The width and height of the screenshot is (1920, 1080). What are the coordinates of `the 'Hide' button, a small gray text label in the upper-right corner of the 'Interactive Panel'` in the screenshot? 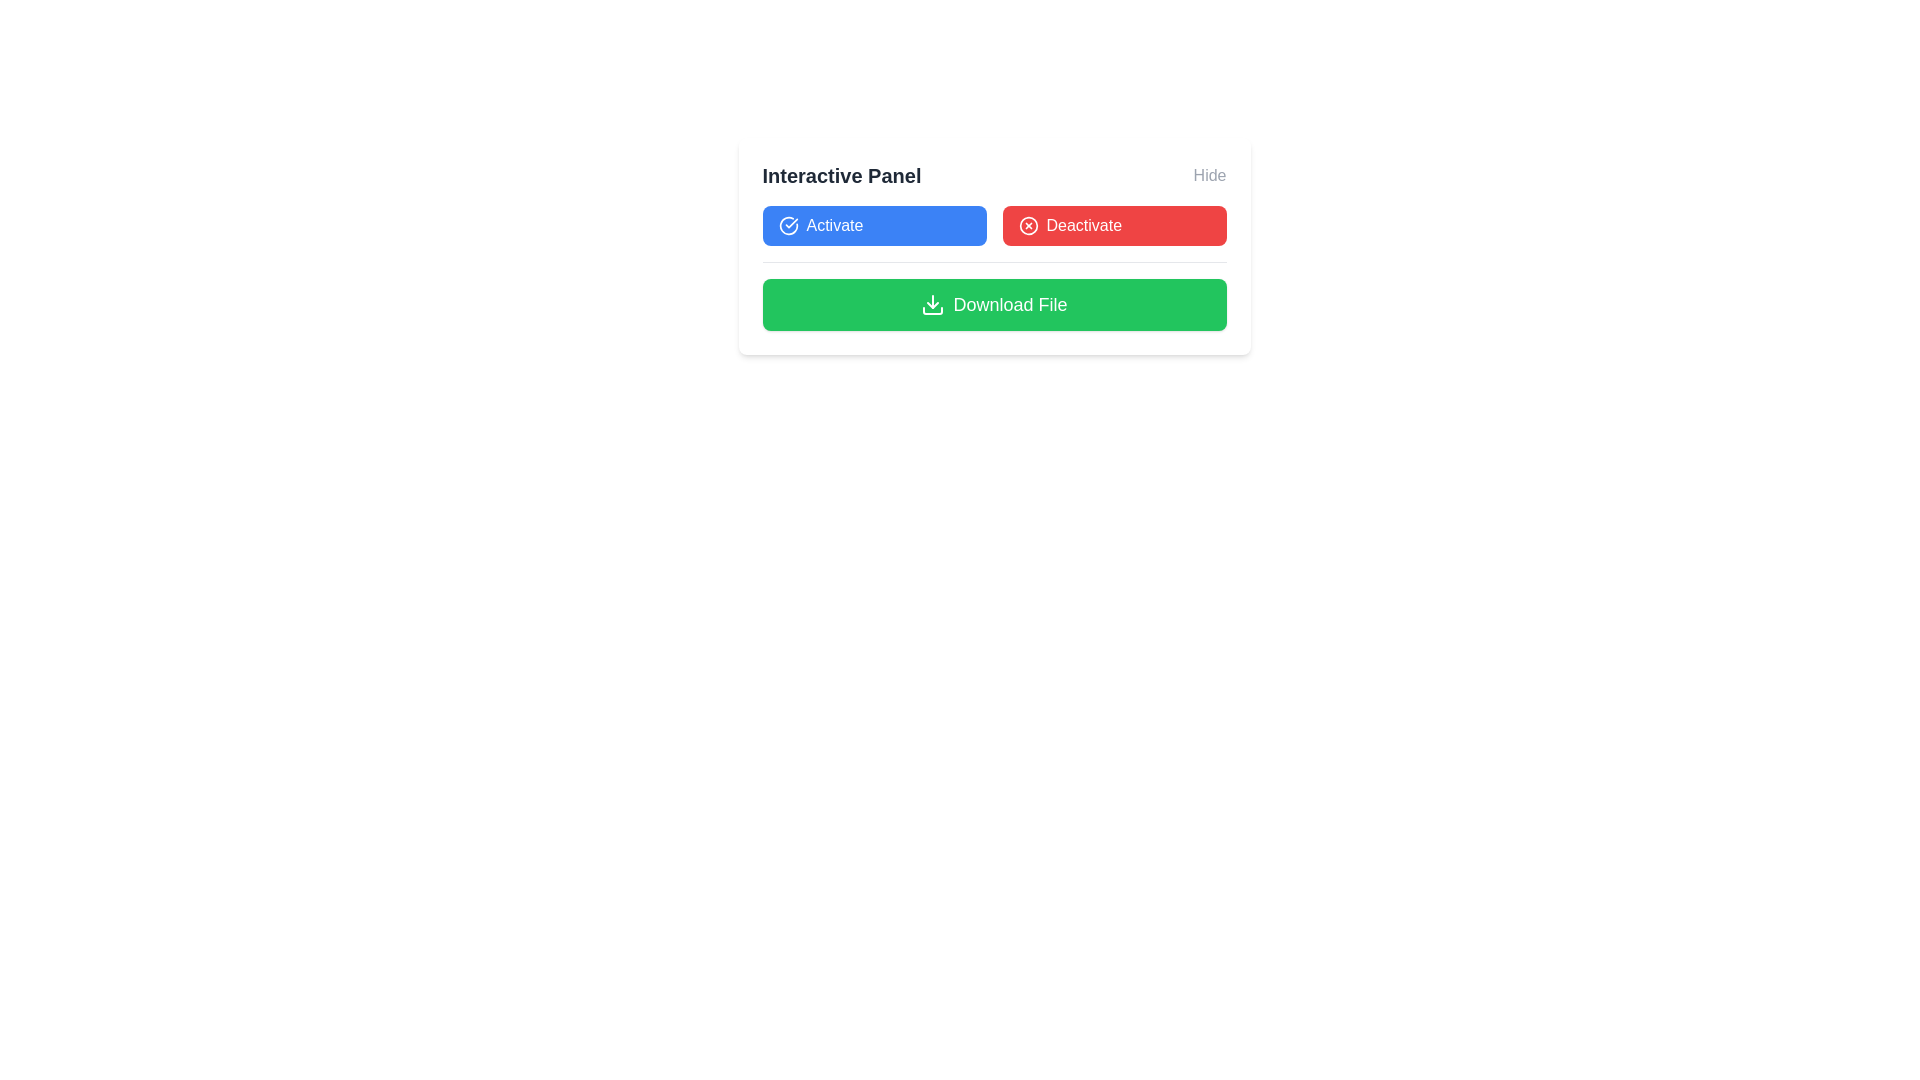 It's located at (1208, 175).